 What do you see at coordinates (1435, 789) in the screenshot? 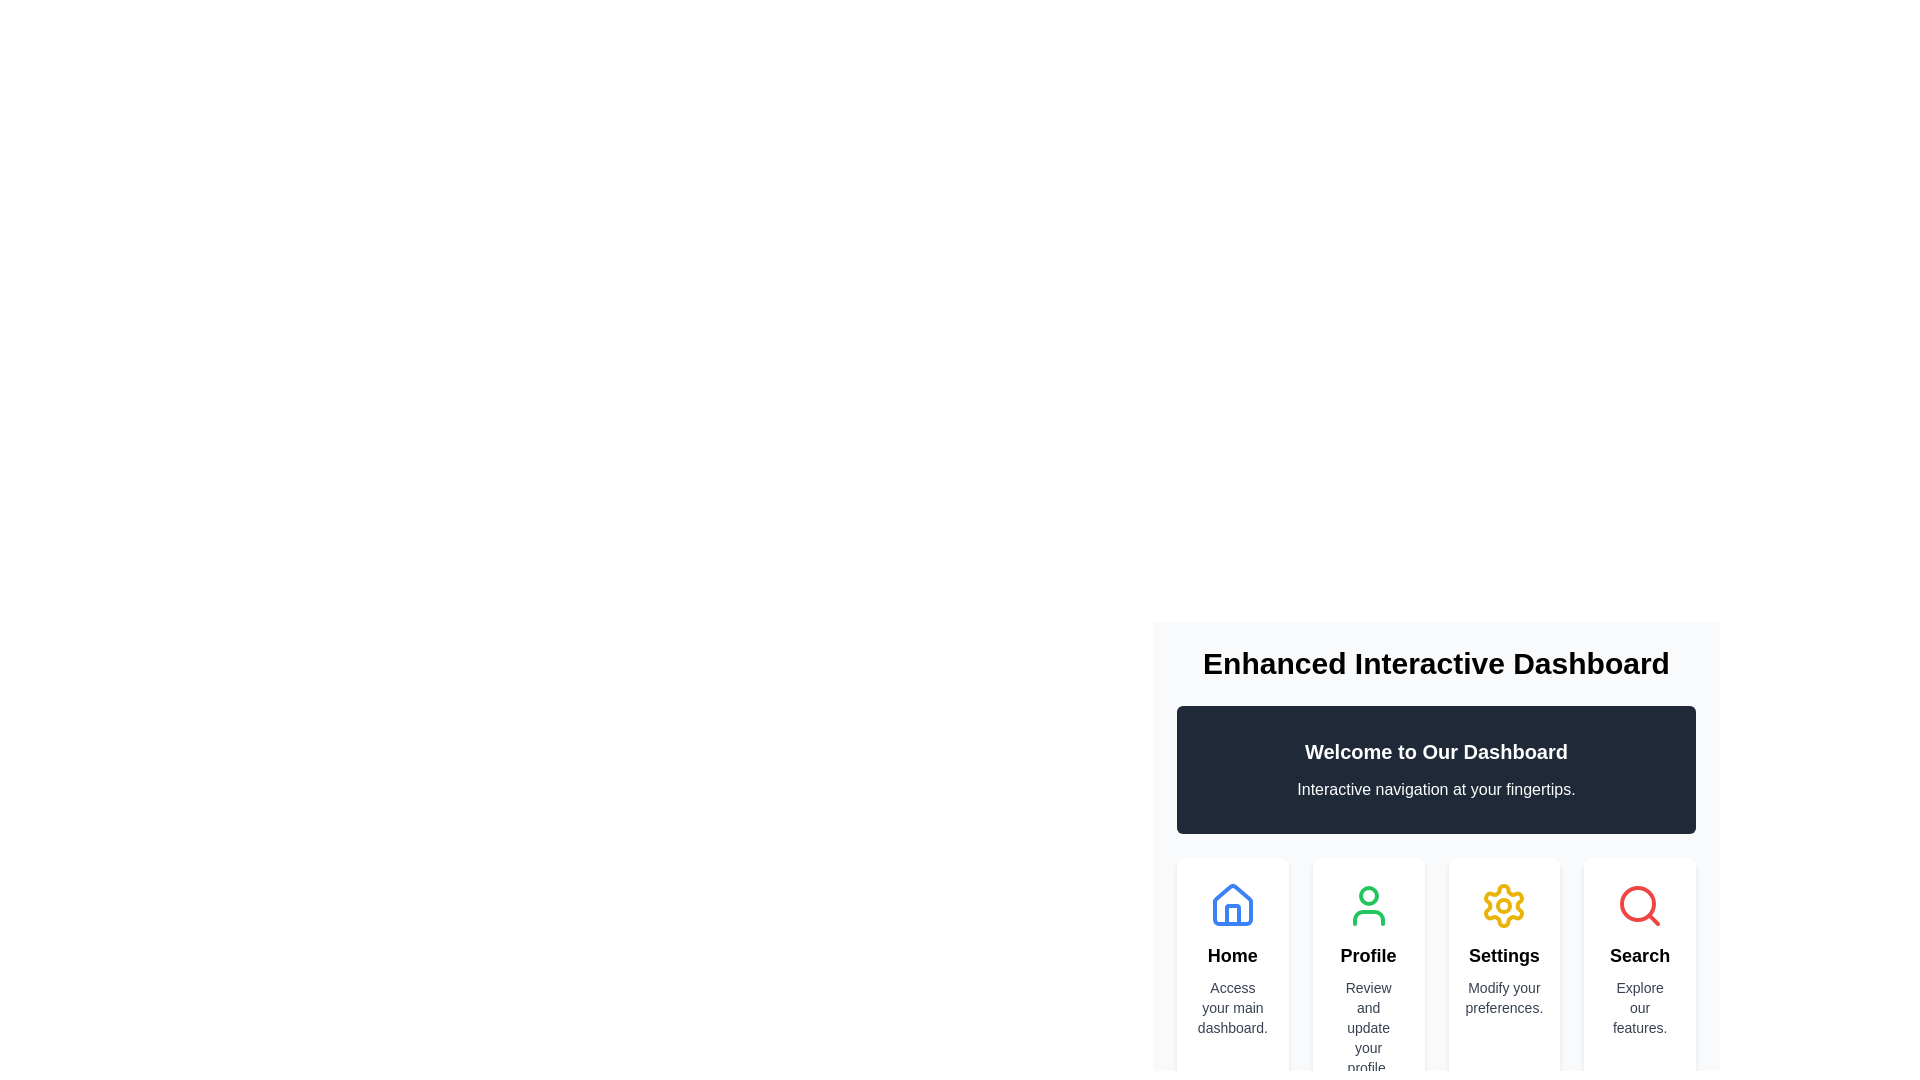
I see `informational subtitle located at the bottom of the card, directly below the headline 'Welcome to Our Dashboard'` at bounding box center [1435, 789].